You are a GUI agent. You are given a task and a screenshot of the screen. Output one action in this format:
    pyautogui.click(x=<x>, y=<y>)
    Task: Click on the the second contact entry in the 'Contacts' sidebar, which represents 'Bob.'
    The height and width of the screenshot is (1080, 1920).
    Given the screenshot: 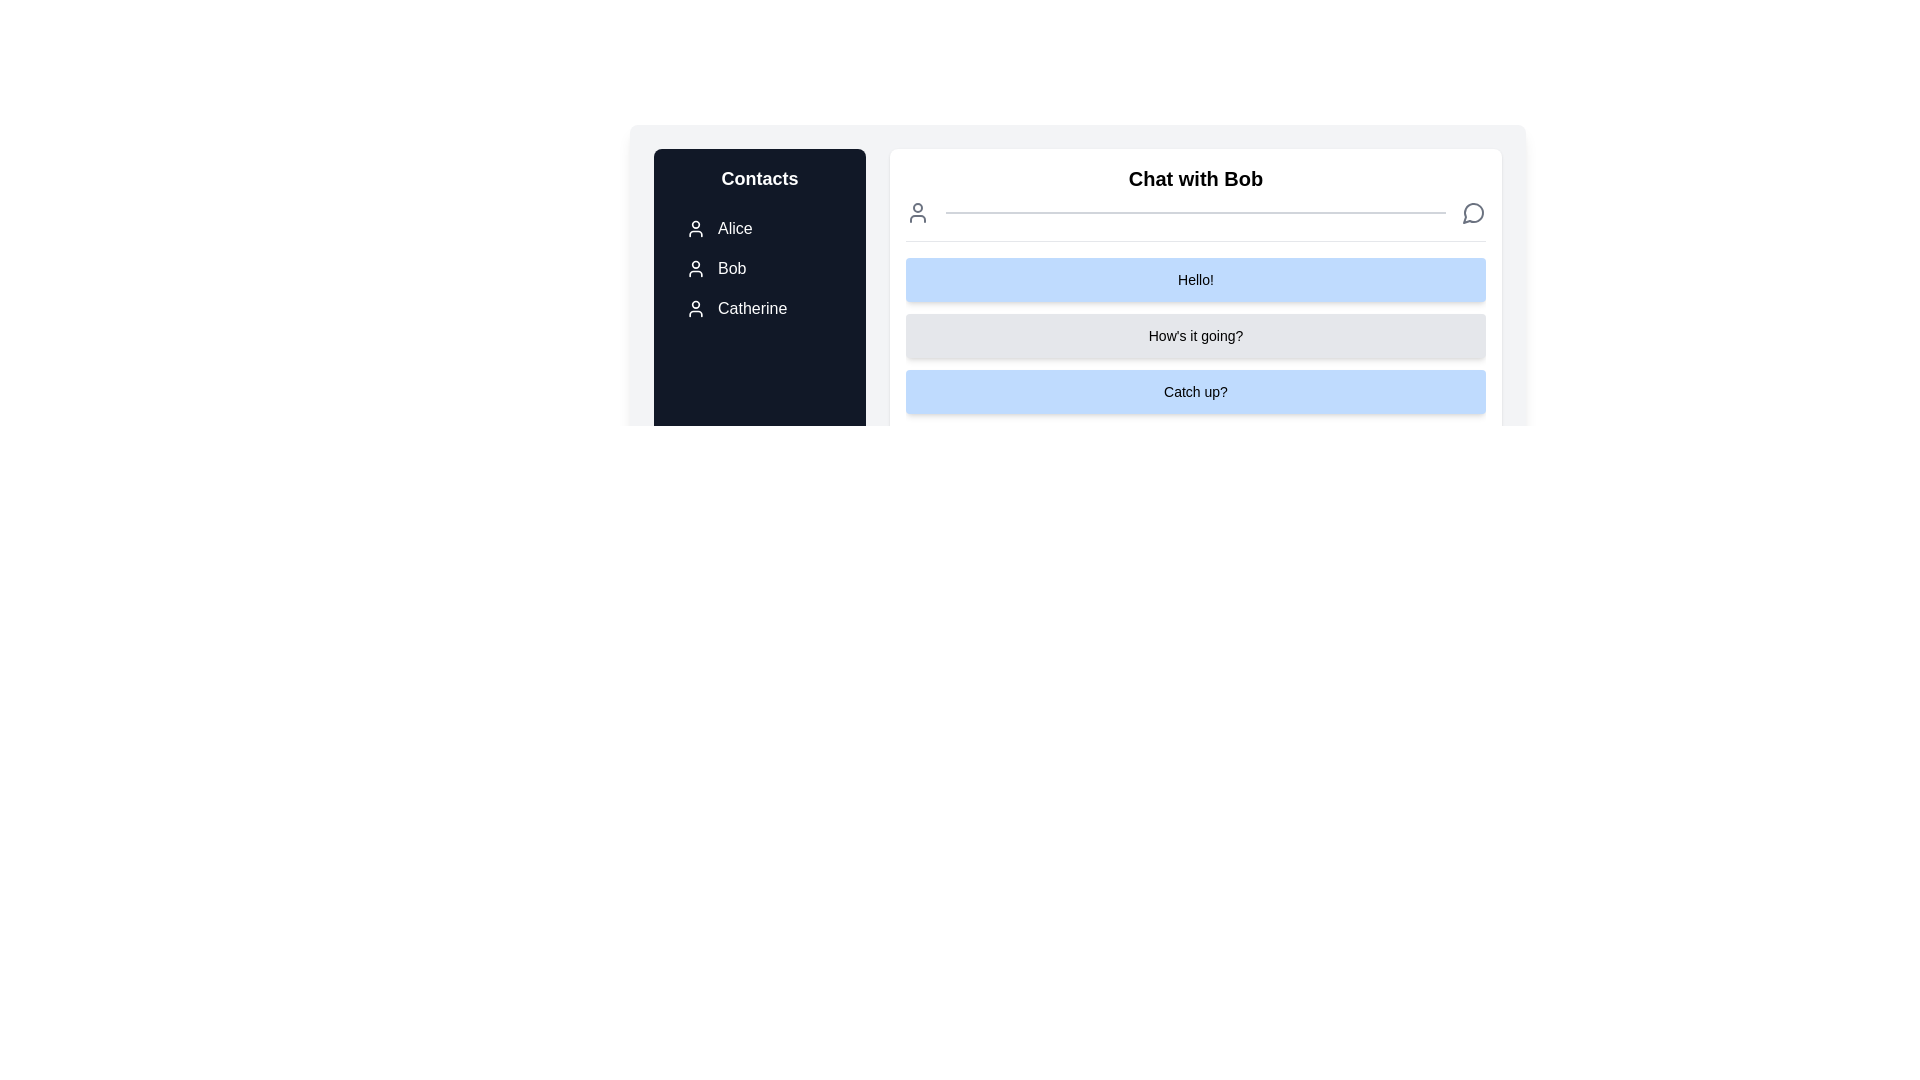 What is the action you would take?
    pyautogui.click(x=758, y=268)
    